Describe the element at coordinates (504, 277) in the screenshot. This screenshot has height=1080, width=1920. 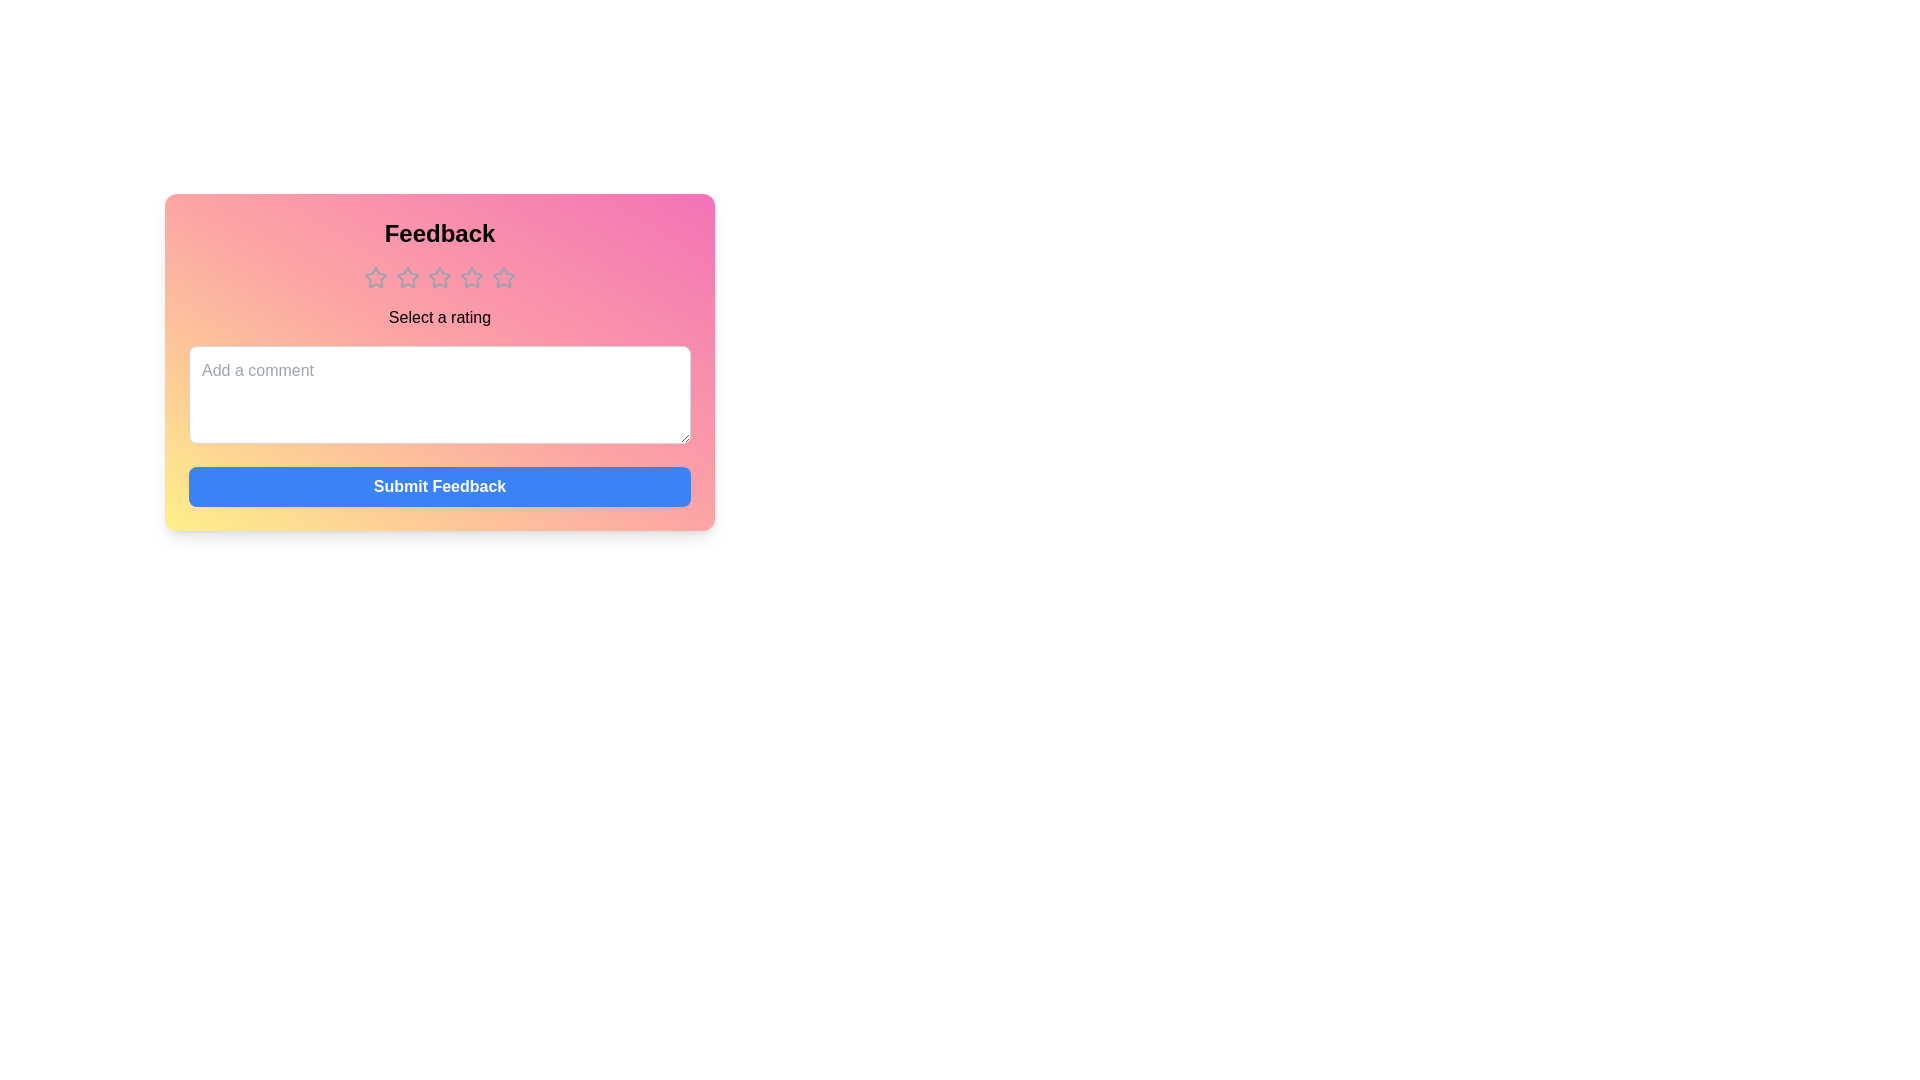
I see `the star corresponding to 5 to see its description` at that location.